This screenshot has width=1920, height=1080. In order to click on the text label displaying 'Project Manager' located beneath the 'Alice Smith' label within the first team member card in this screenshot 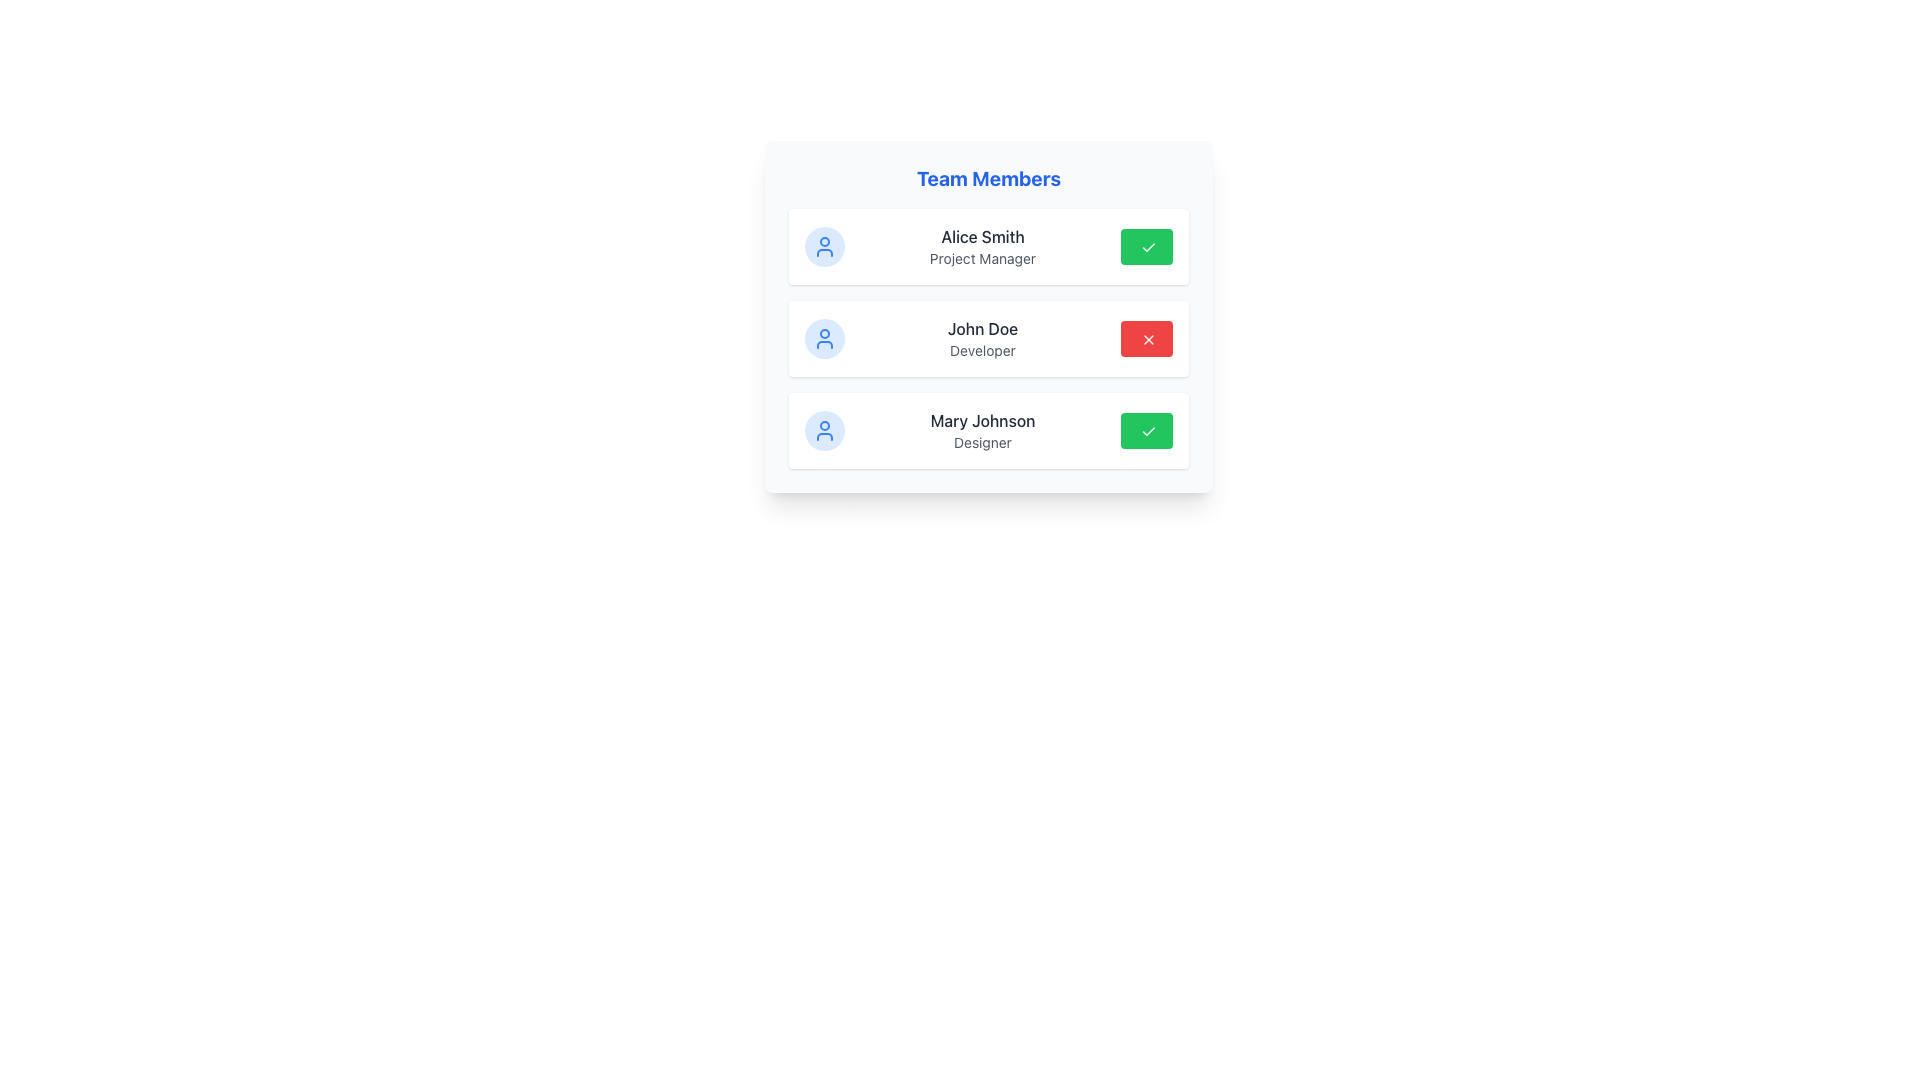, I will do `click(983, 257)`.